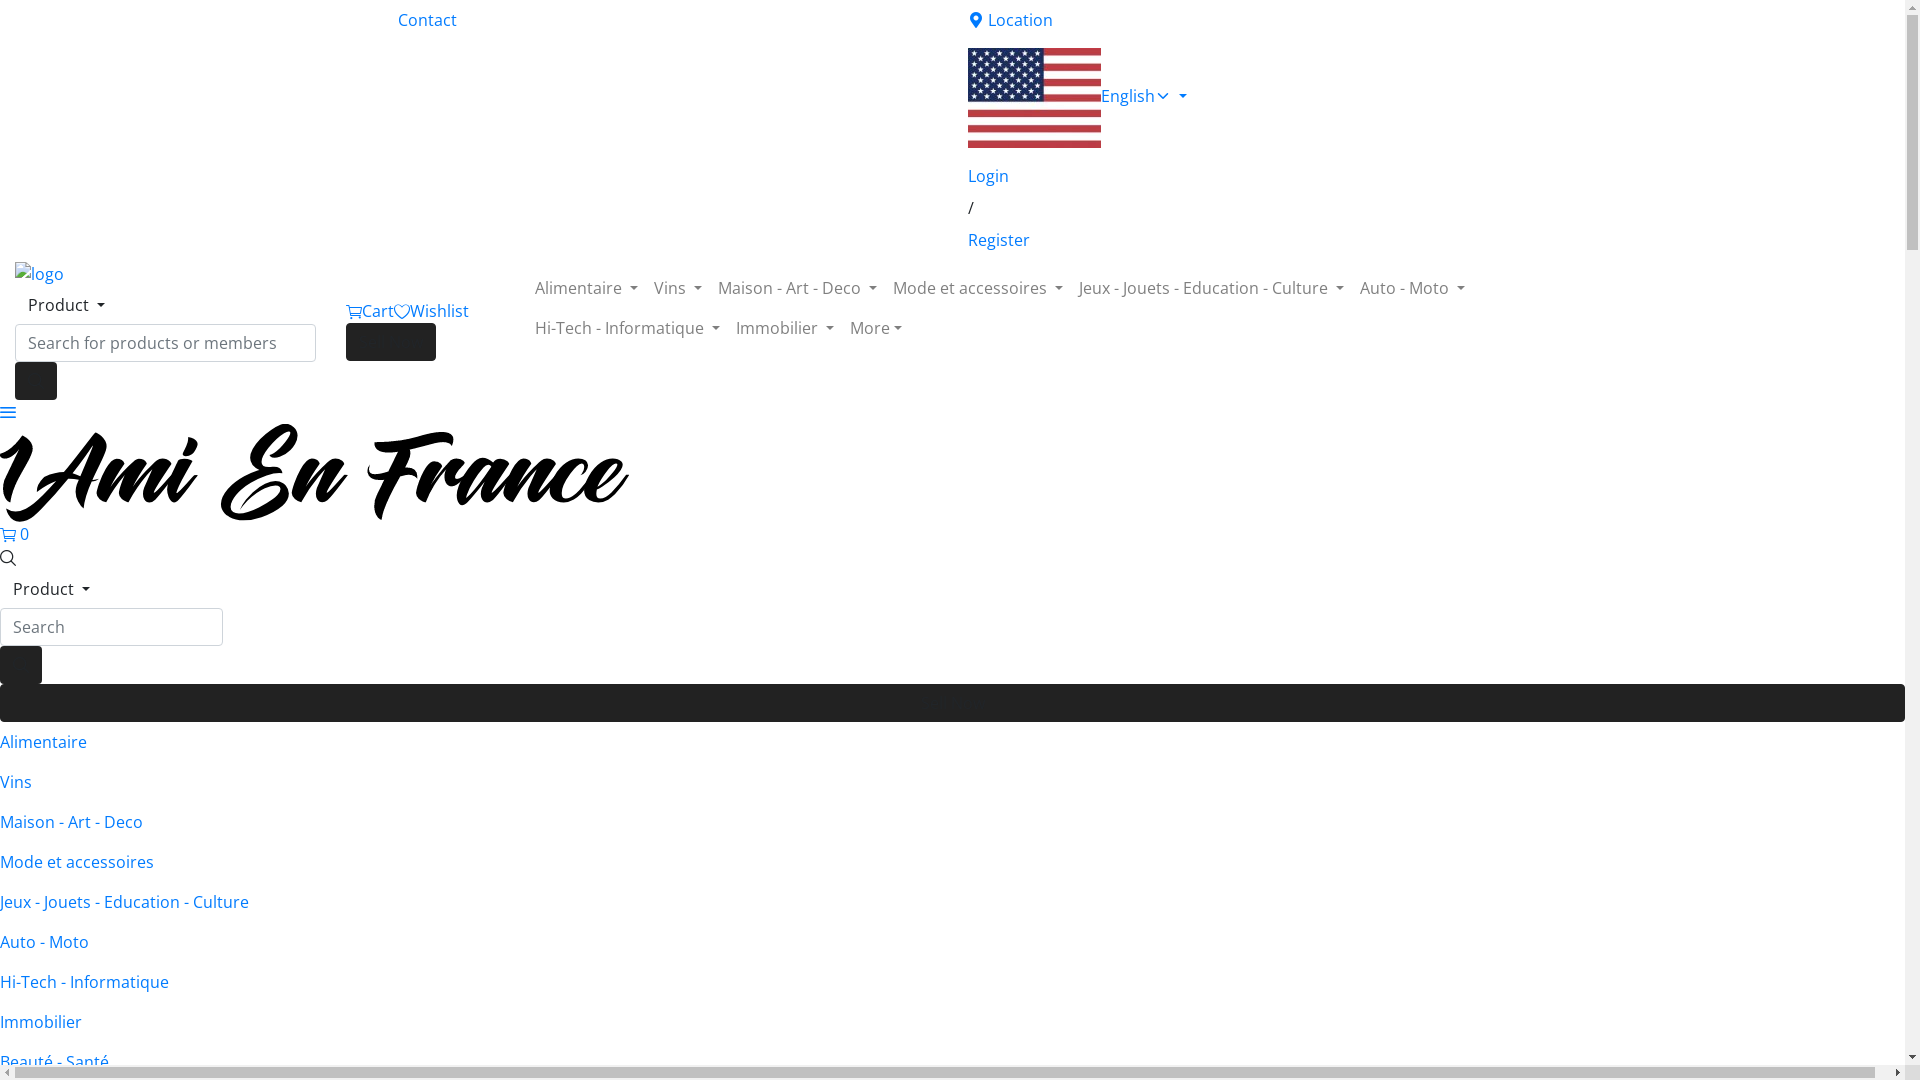 The width and height of the screenshot is (1920, 1080). Describe the element at coordinates (875, 326) in the screenshot. I see `'More'` at that location.